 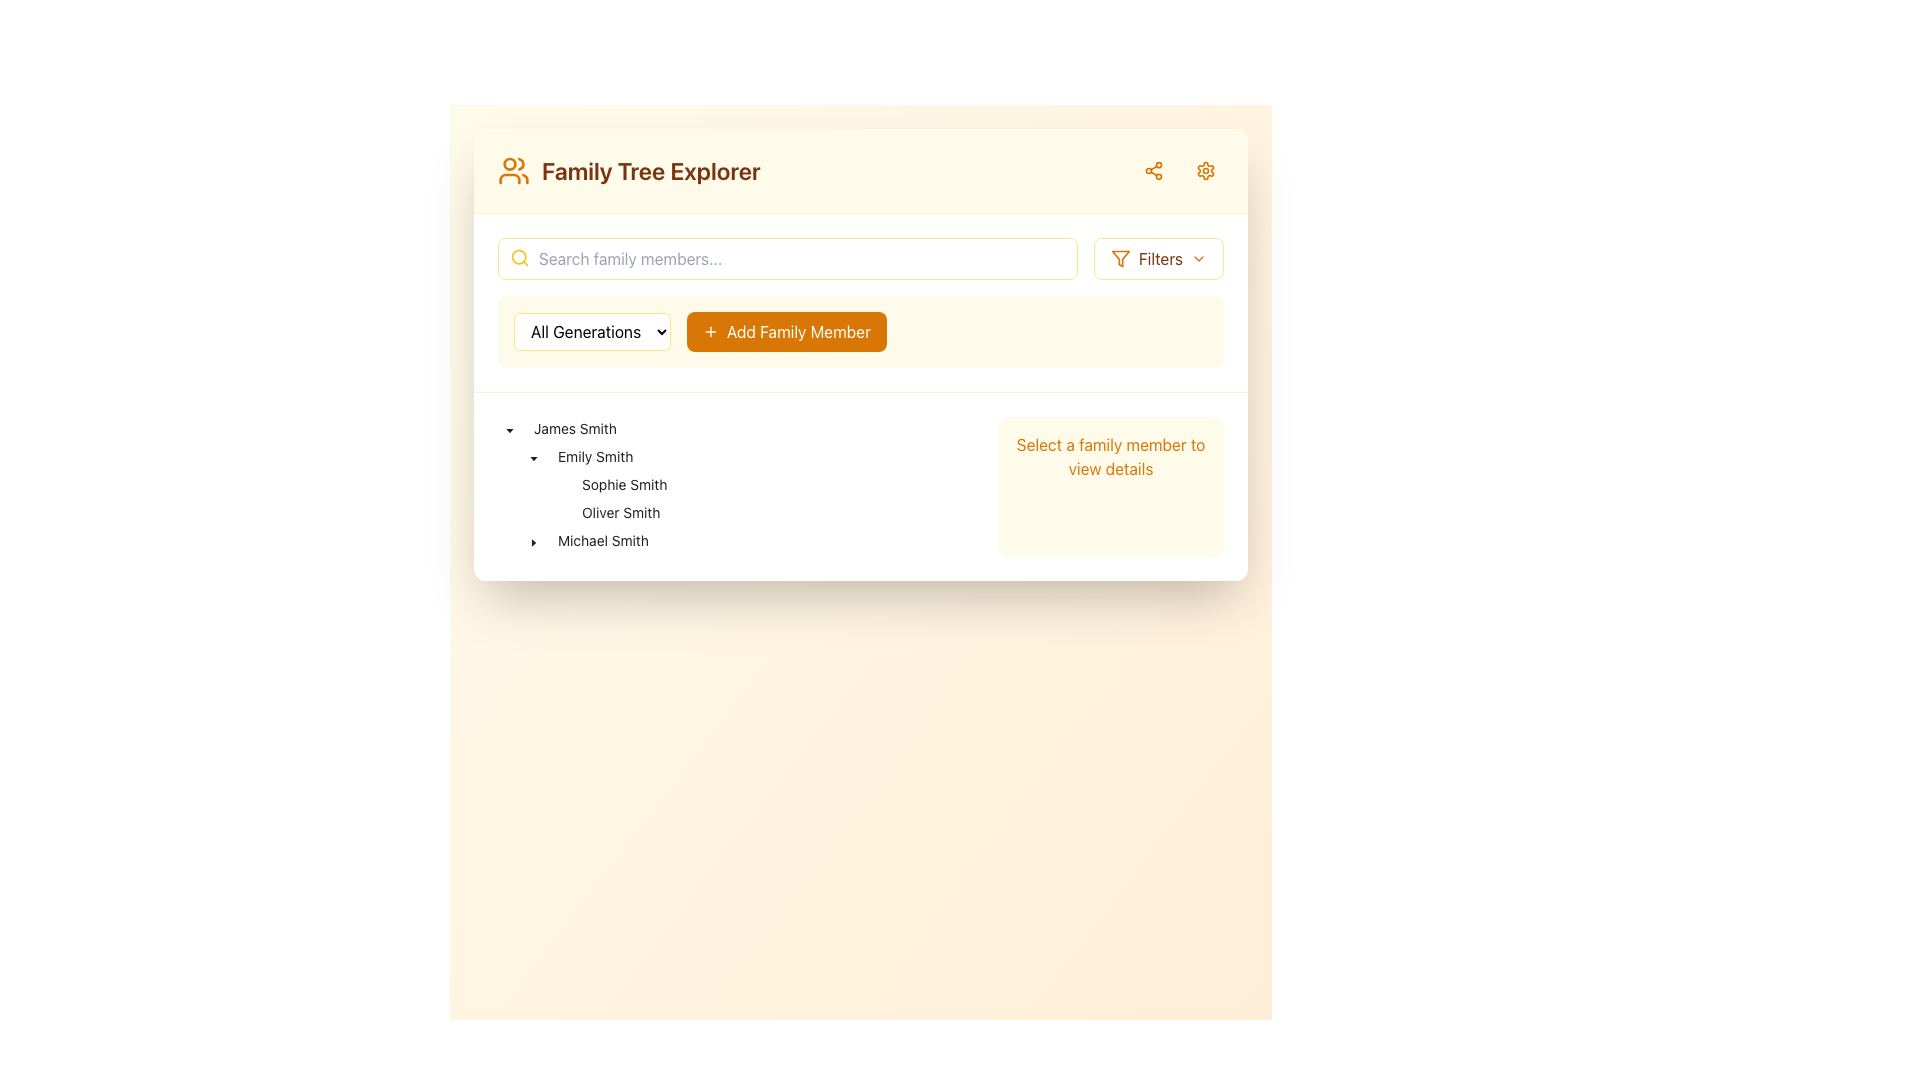 What do you see at coordinates (860, 353) in the screenshot?
I see `the orange button labeled '+ Add Family Member' located in the center section of the interface, between the 'All Generations' dropdown and the text search bar` at bounding box center [860, 353].